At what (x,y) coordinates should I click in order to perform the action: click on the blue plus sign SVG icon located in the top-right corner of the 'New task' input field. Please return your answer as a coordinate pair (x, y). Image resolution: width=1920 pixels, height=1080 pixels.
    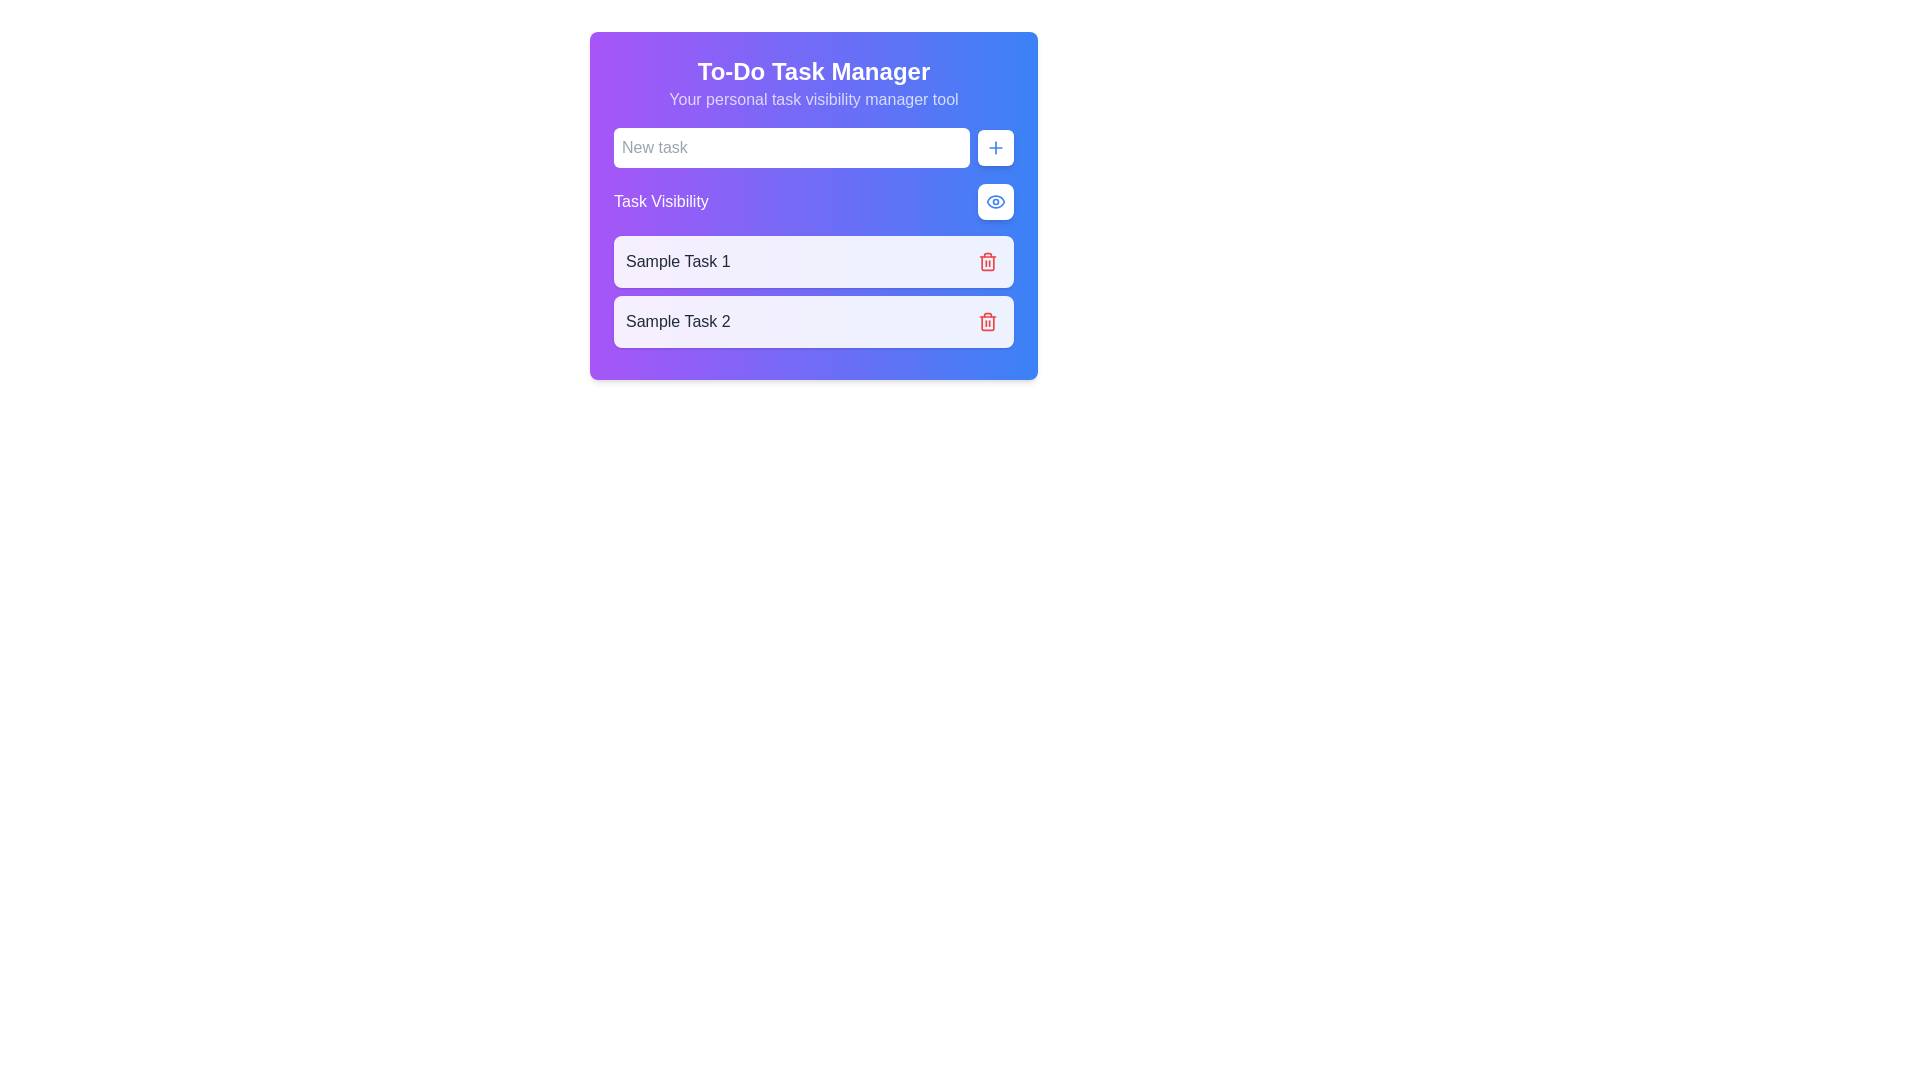
    Looking at the image, I should click on (996, 146).